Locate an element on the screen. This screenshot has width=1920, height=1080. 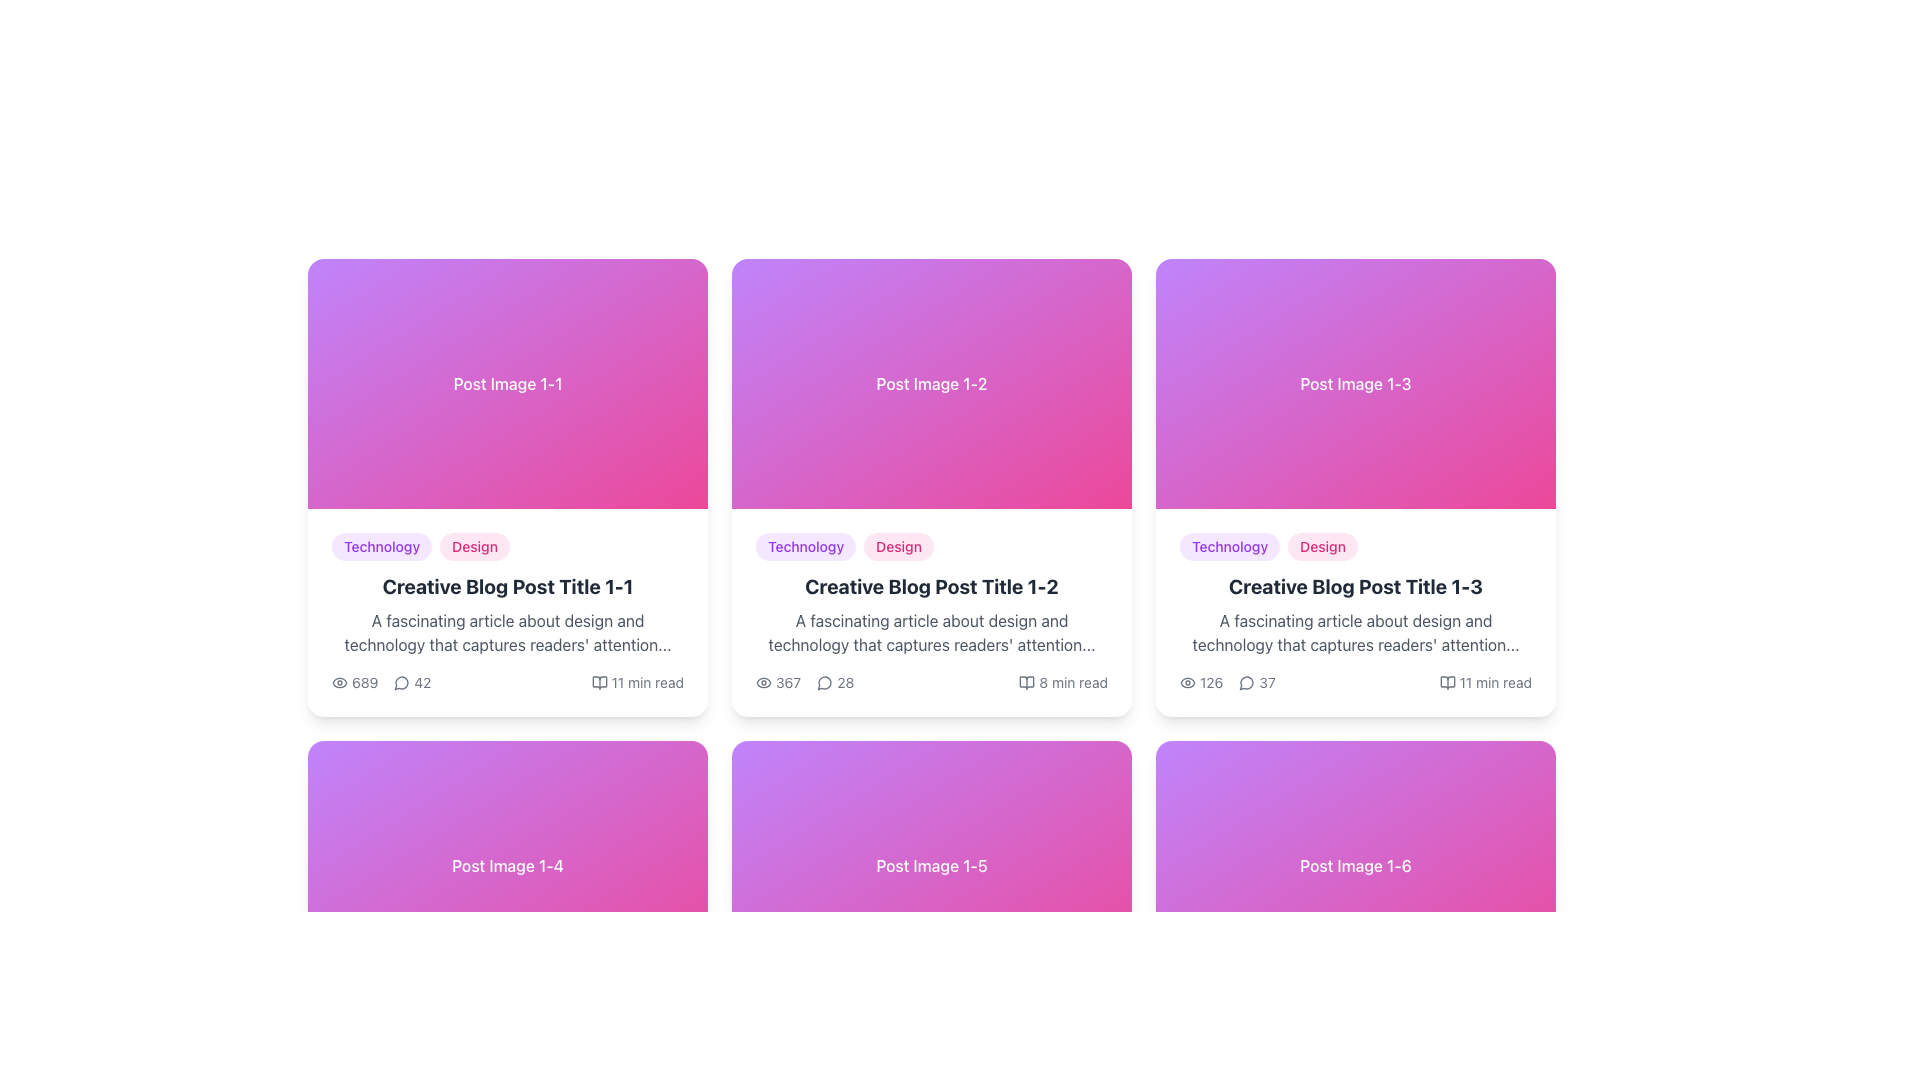
displayed view count from the label with an icon that shows the number of views for the blog post, located under the title and description fields is located at coordinates (1200, 681).